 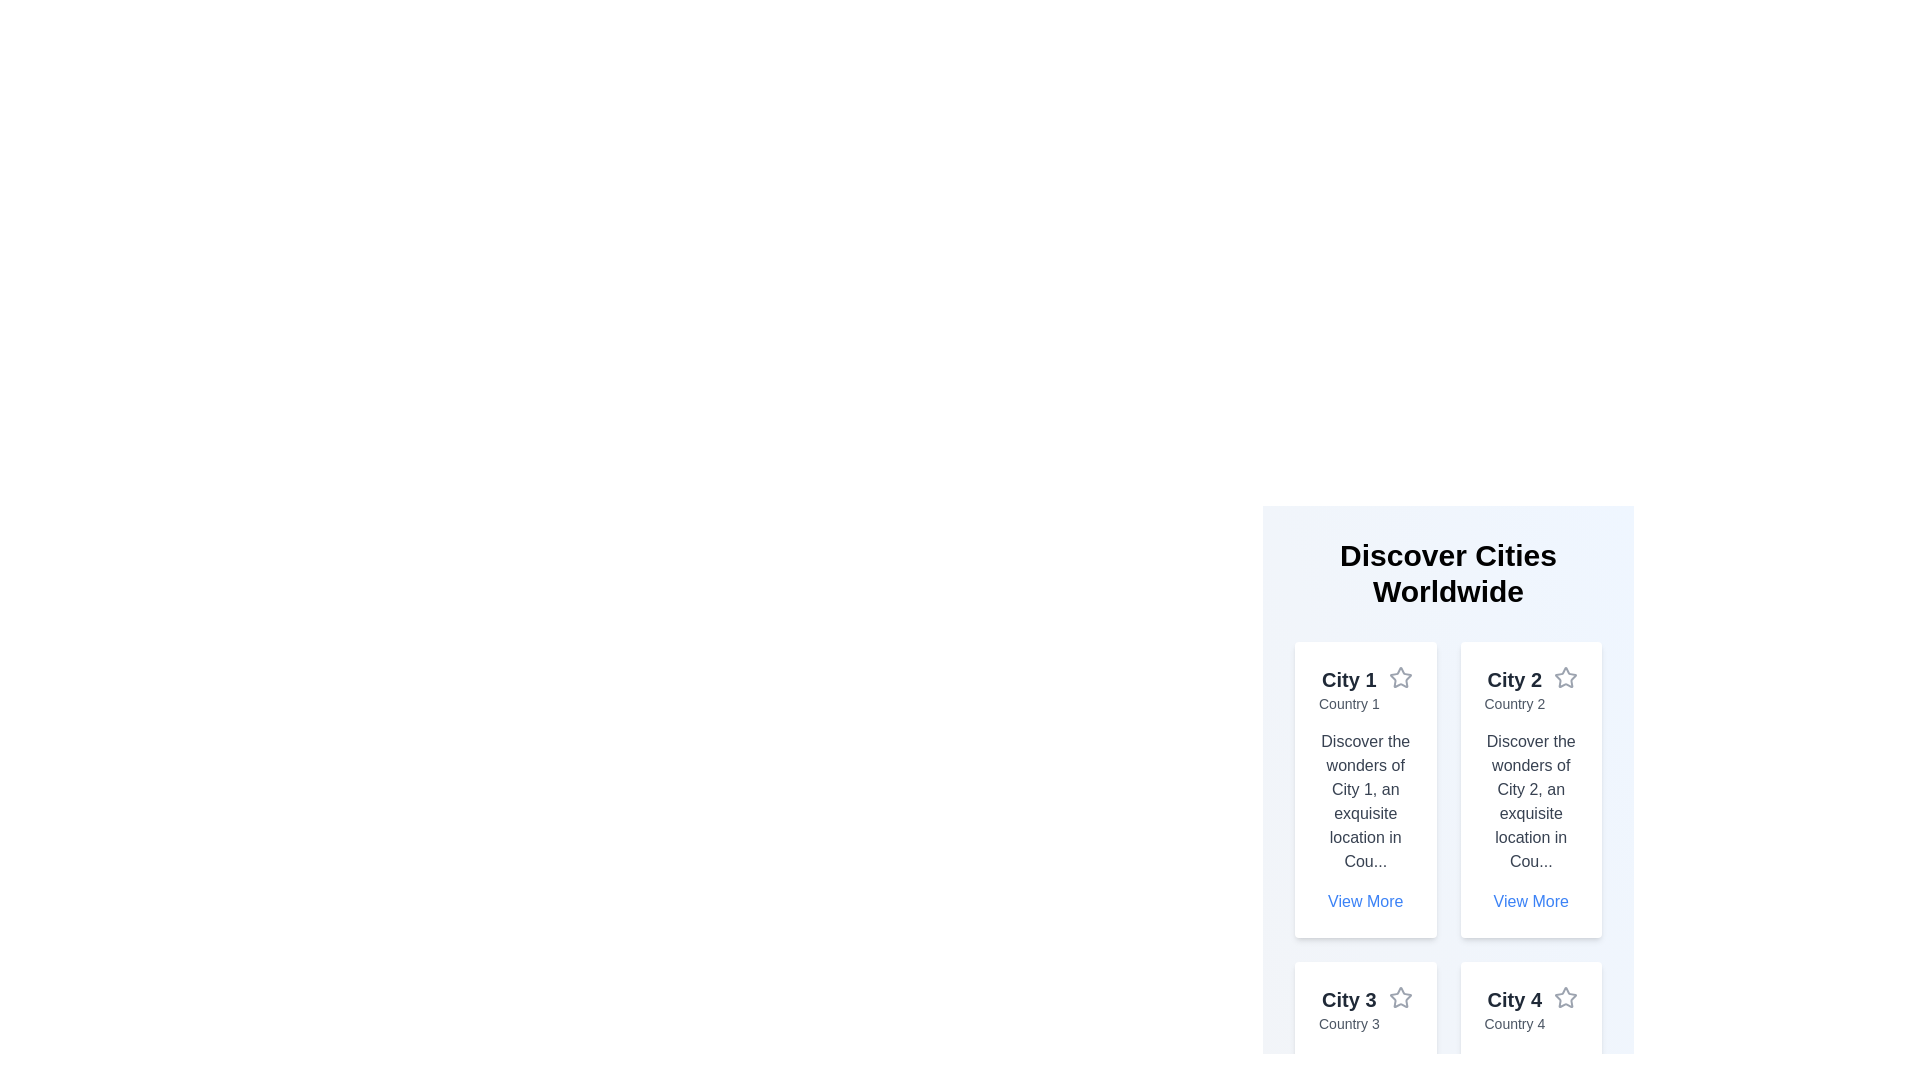 I want to click on the hyperlink located at the bottom of the card that provides information about 'City 2' and 'Country 2', so click(x=1530, y=902).